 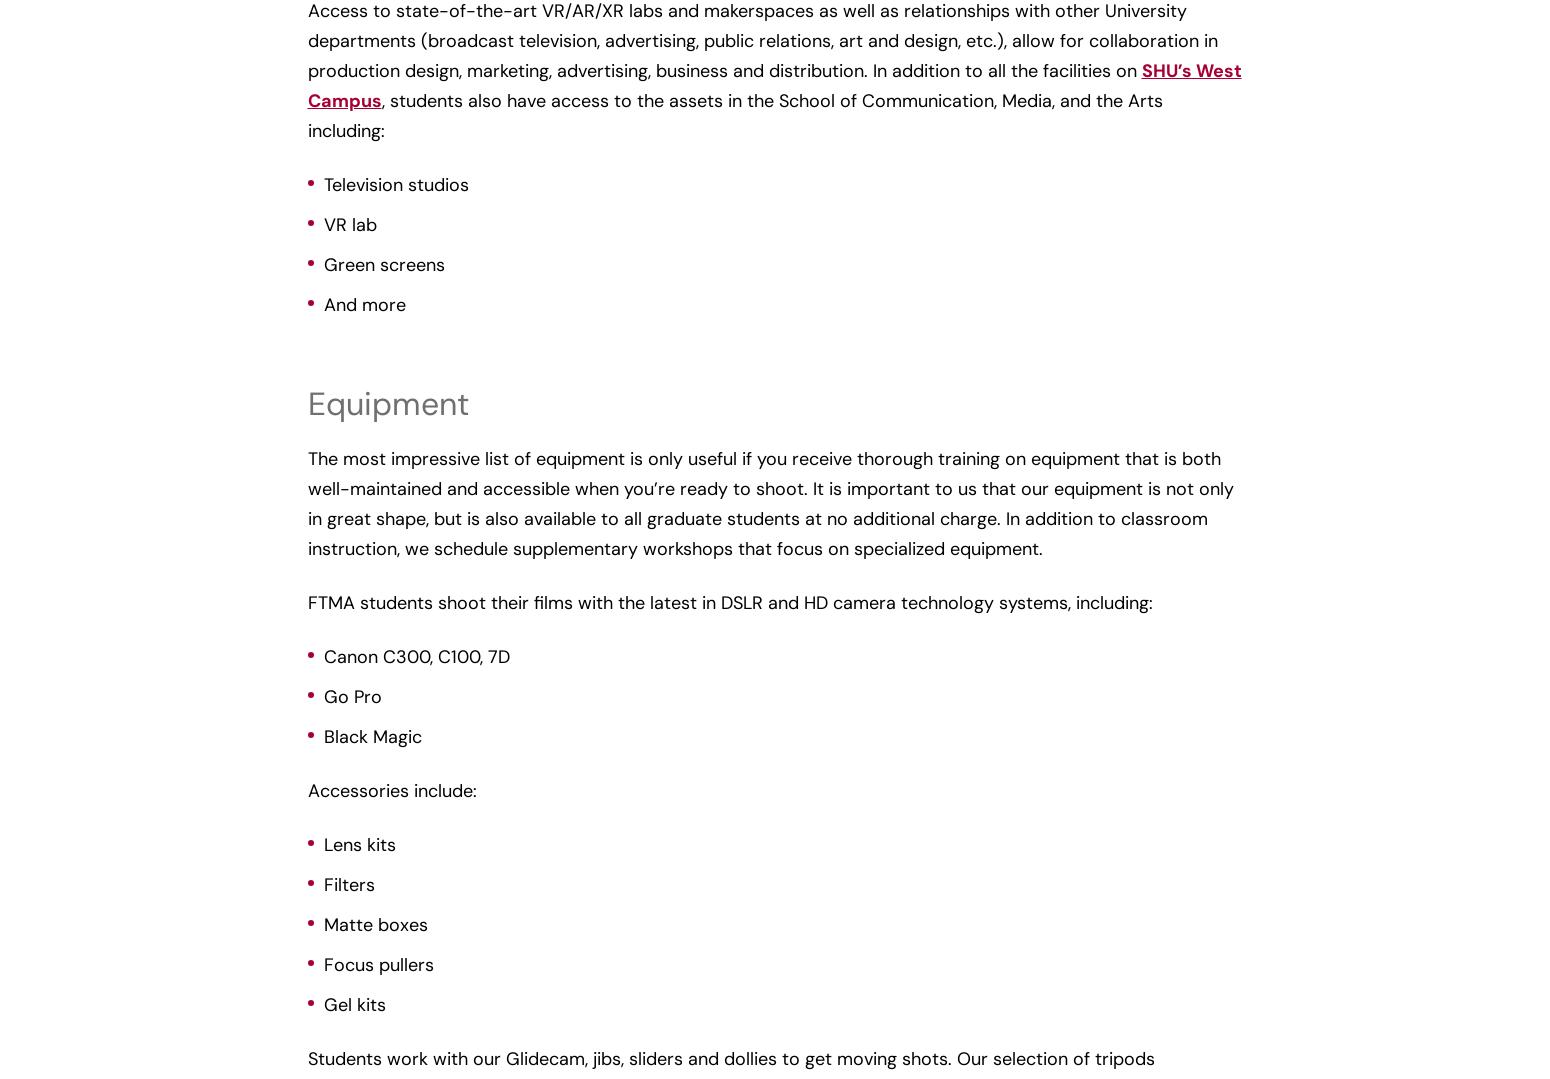 What do you see at coordinates (353, 1004) in the screenshot?
I see `'Gel kits'` at bounding box center [353, 1004].